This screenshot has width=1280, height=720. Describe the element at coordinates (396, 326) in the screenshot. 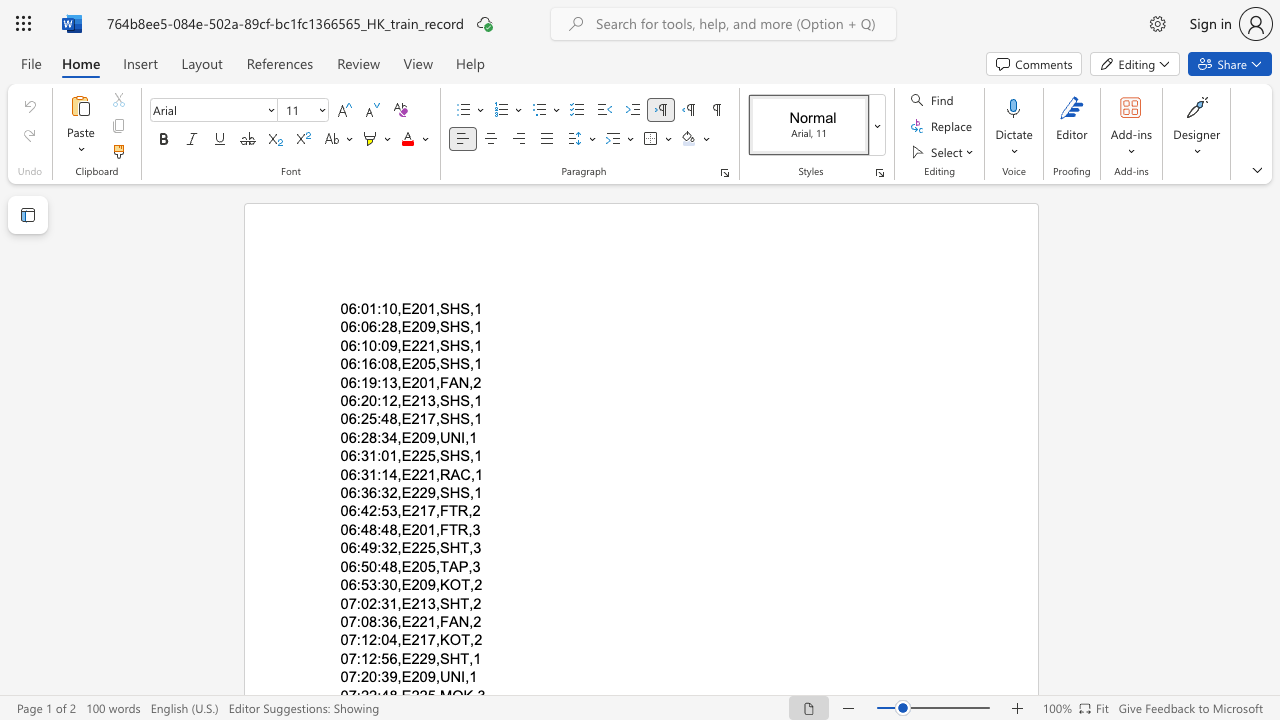

I see `the space between the continuous character "8" and "," in the text` at that location.